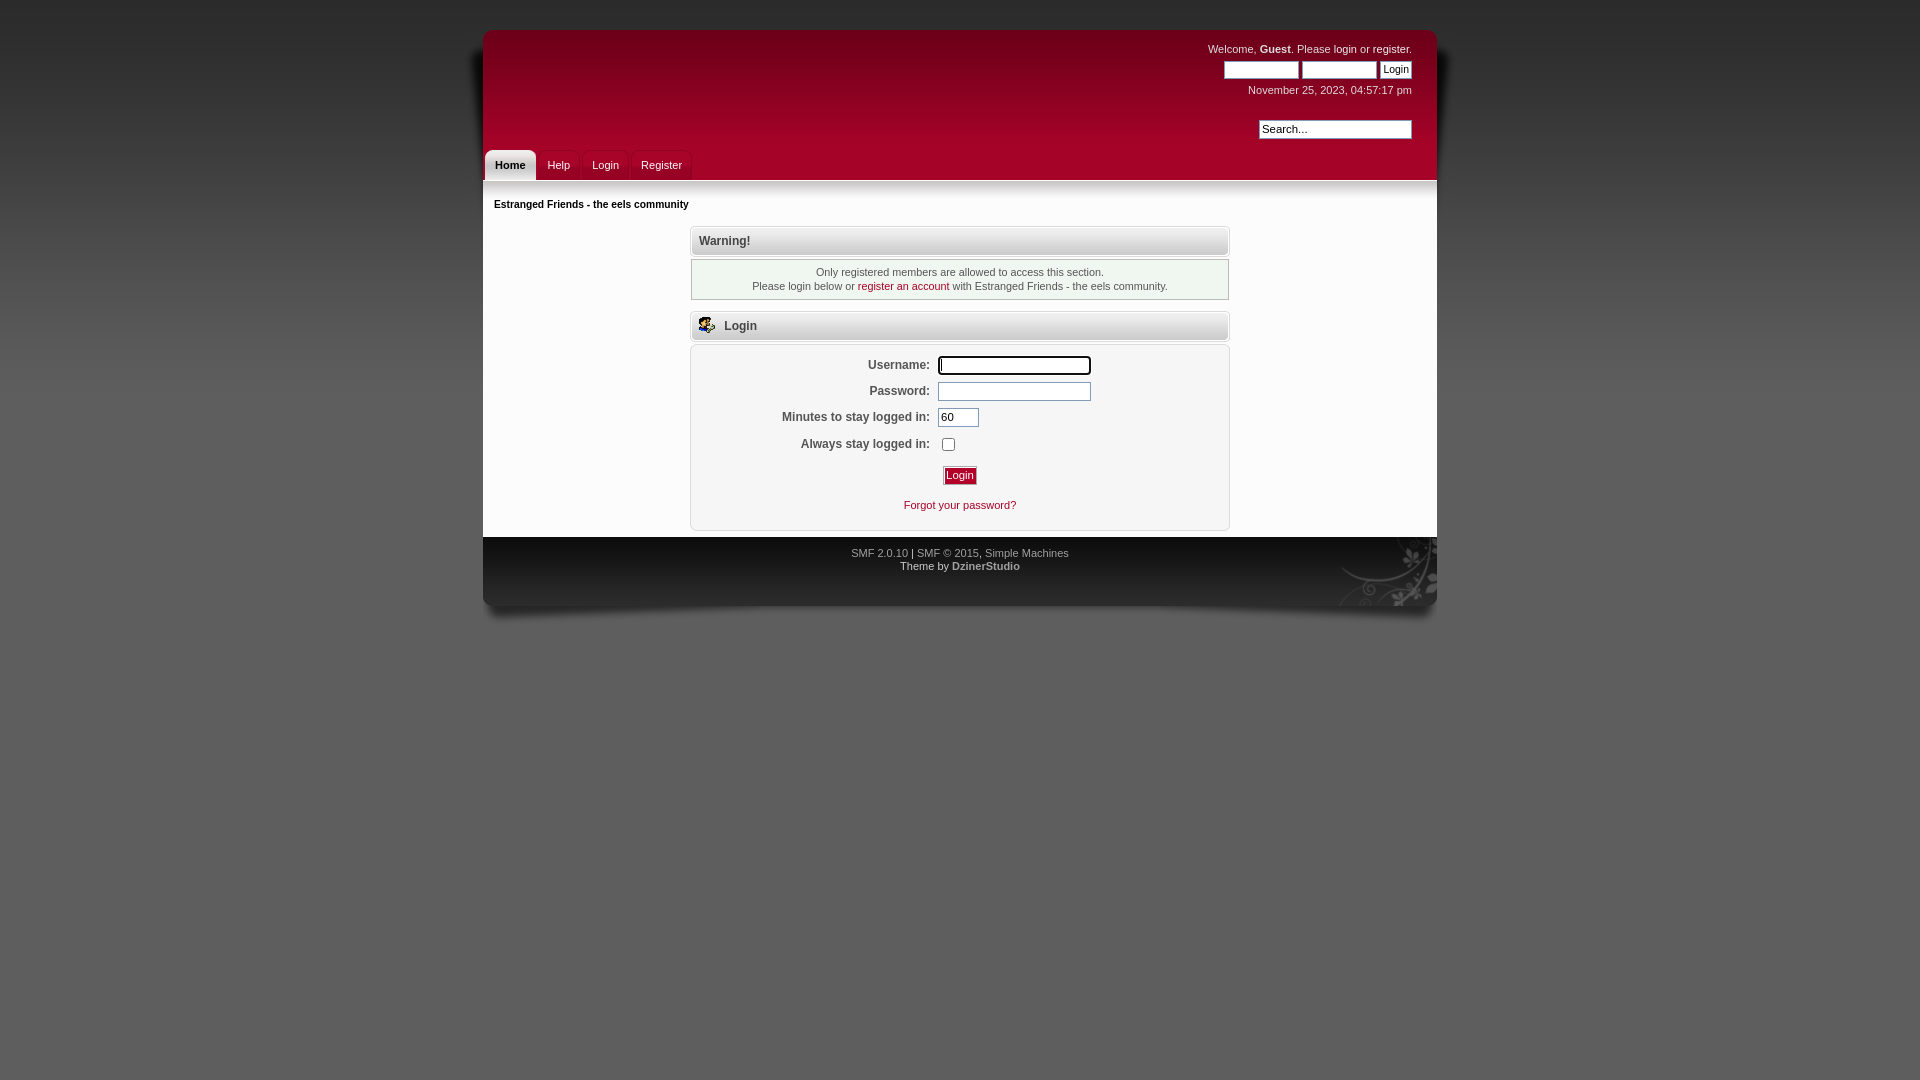  I want to click on 'Forgot your password?', so click(960, 504).